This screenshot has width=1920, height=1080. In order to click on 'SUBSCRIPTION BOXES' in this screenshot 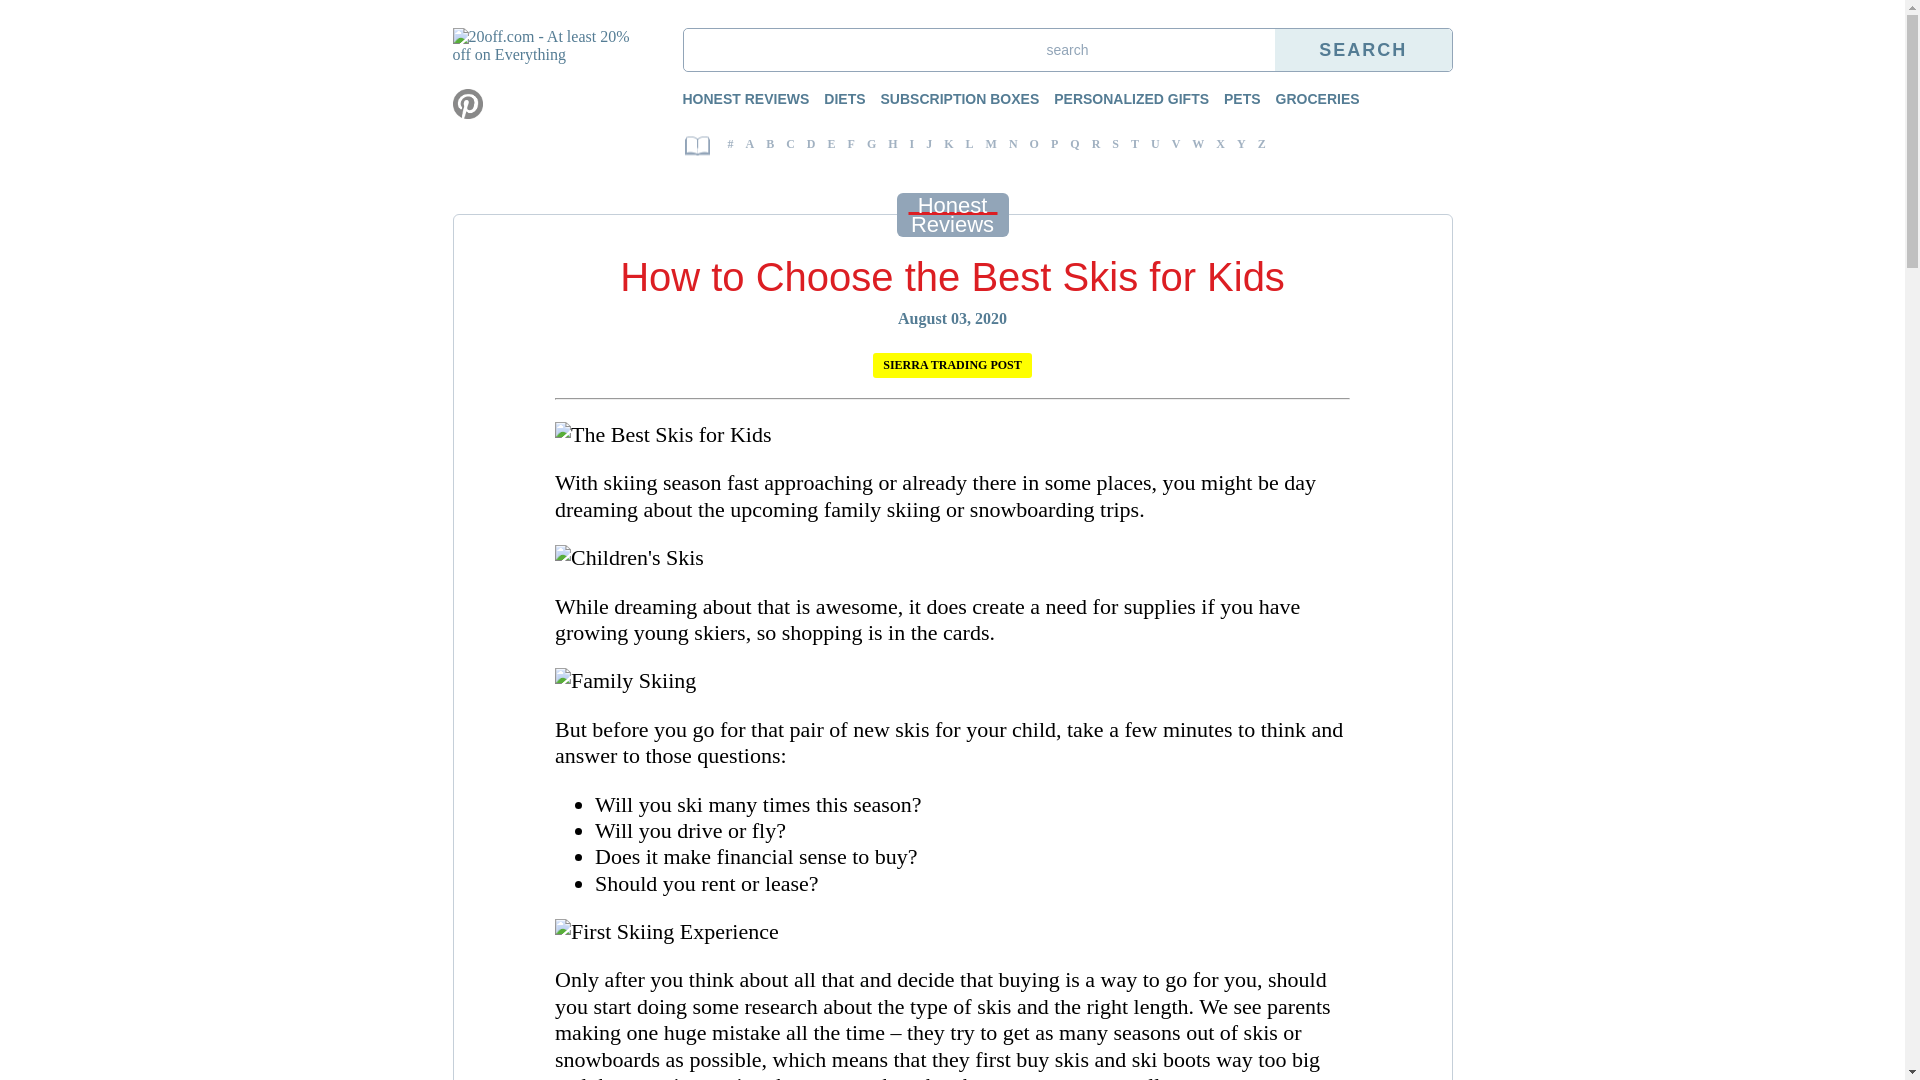, I will do `click(949, 96)`.